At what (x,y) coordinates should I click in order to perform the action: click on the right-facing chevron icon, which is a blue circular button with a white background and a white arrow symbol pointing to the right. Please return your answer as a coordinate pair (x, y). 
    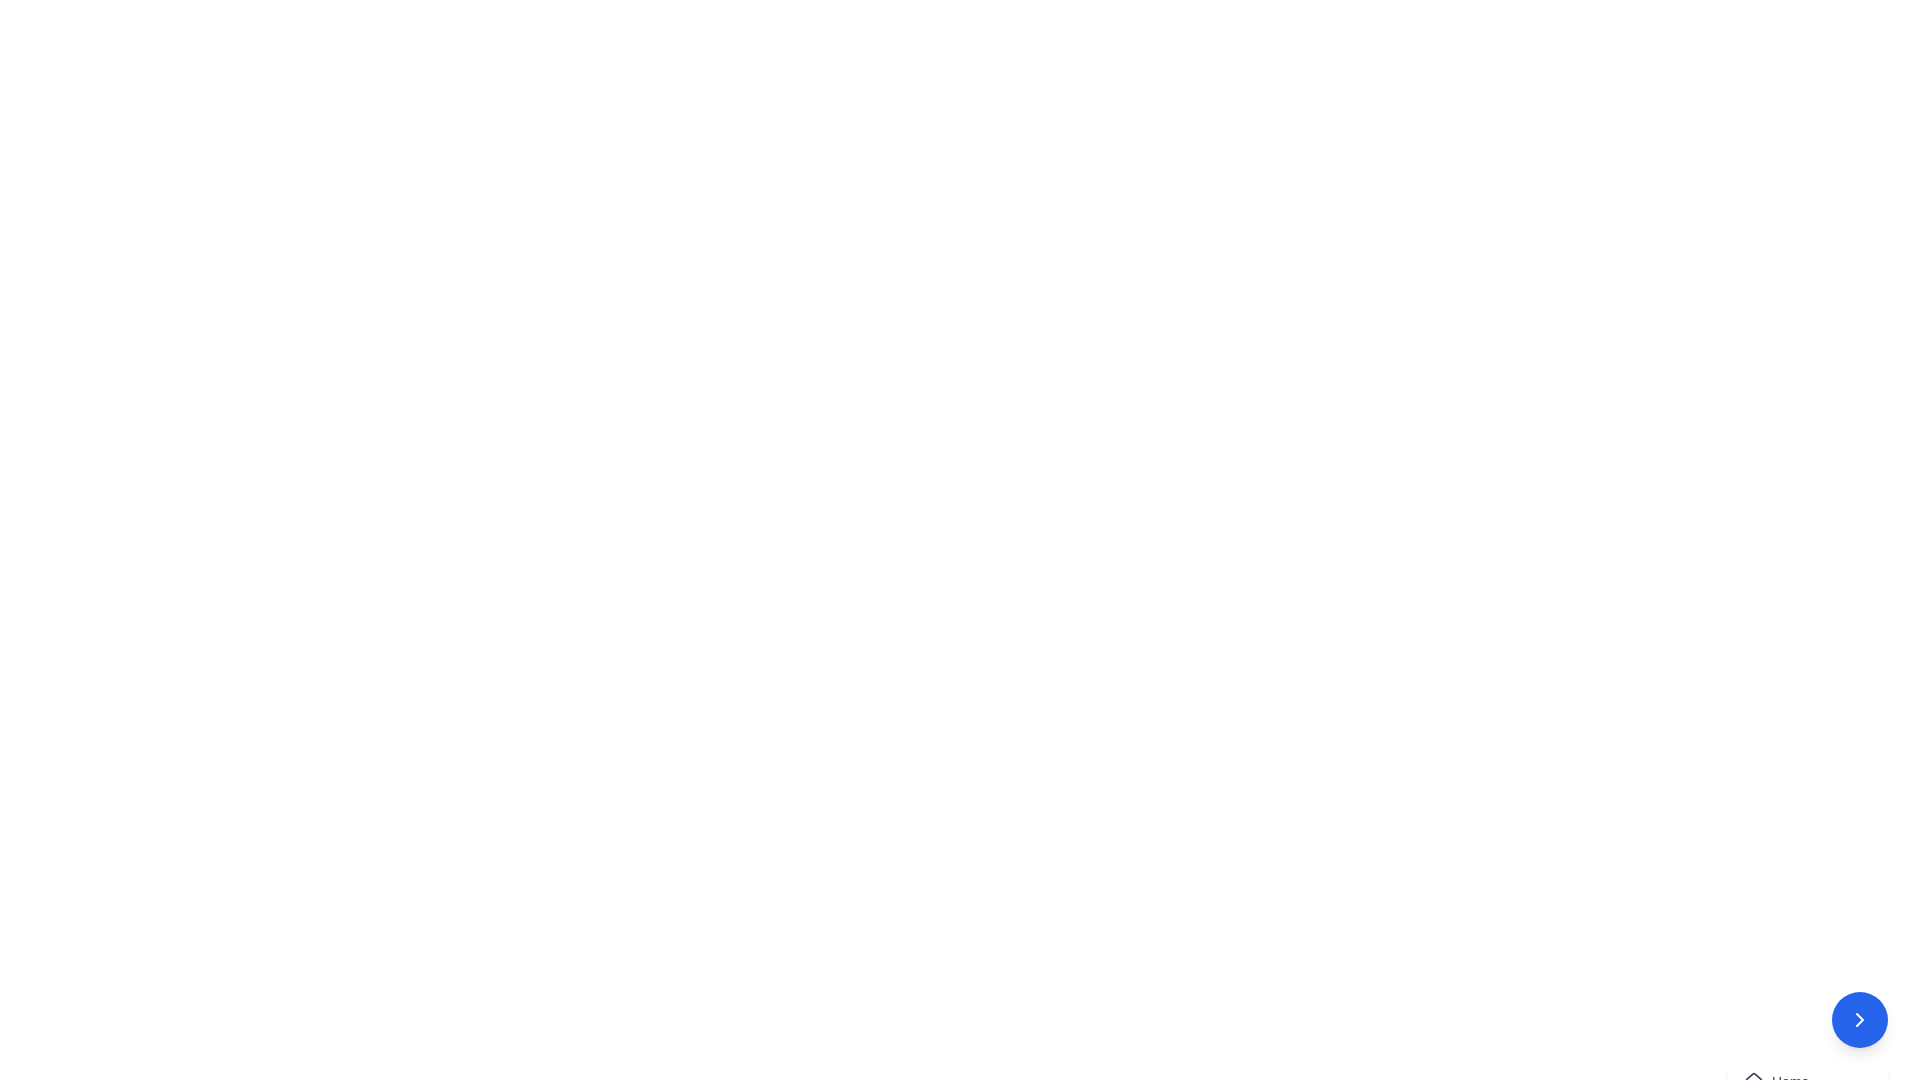
    Looking at the image, I should click on (1859, 1019).